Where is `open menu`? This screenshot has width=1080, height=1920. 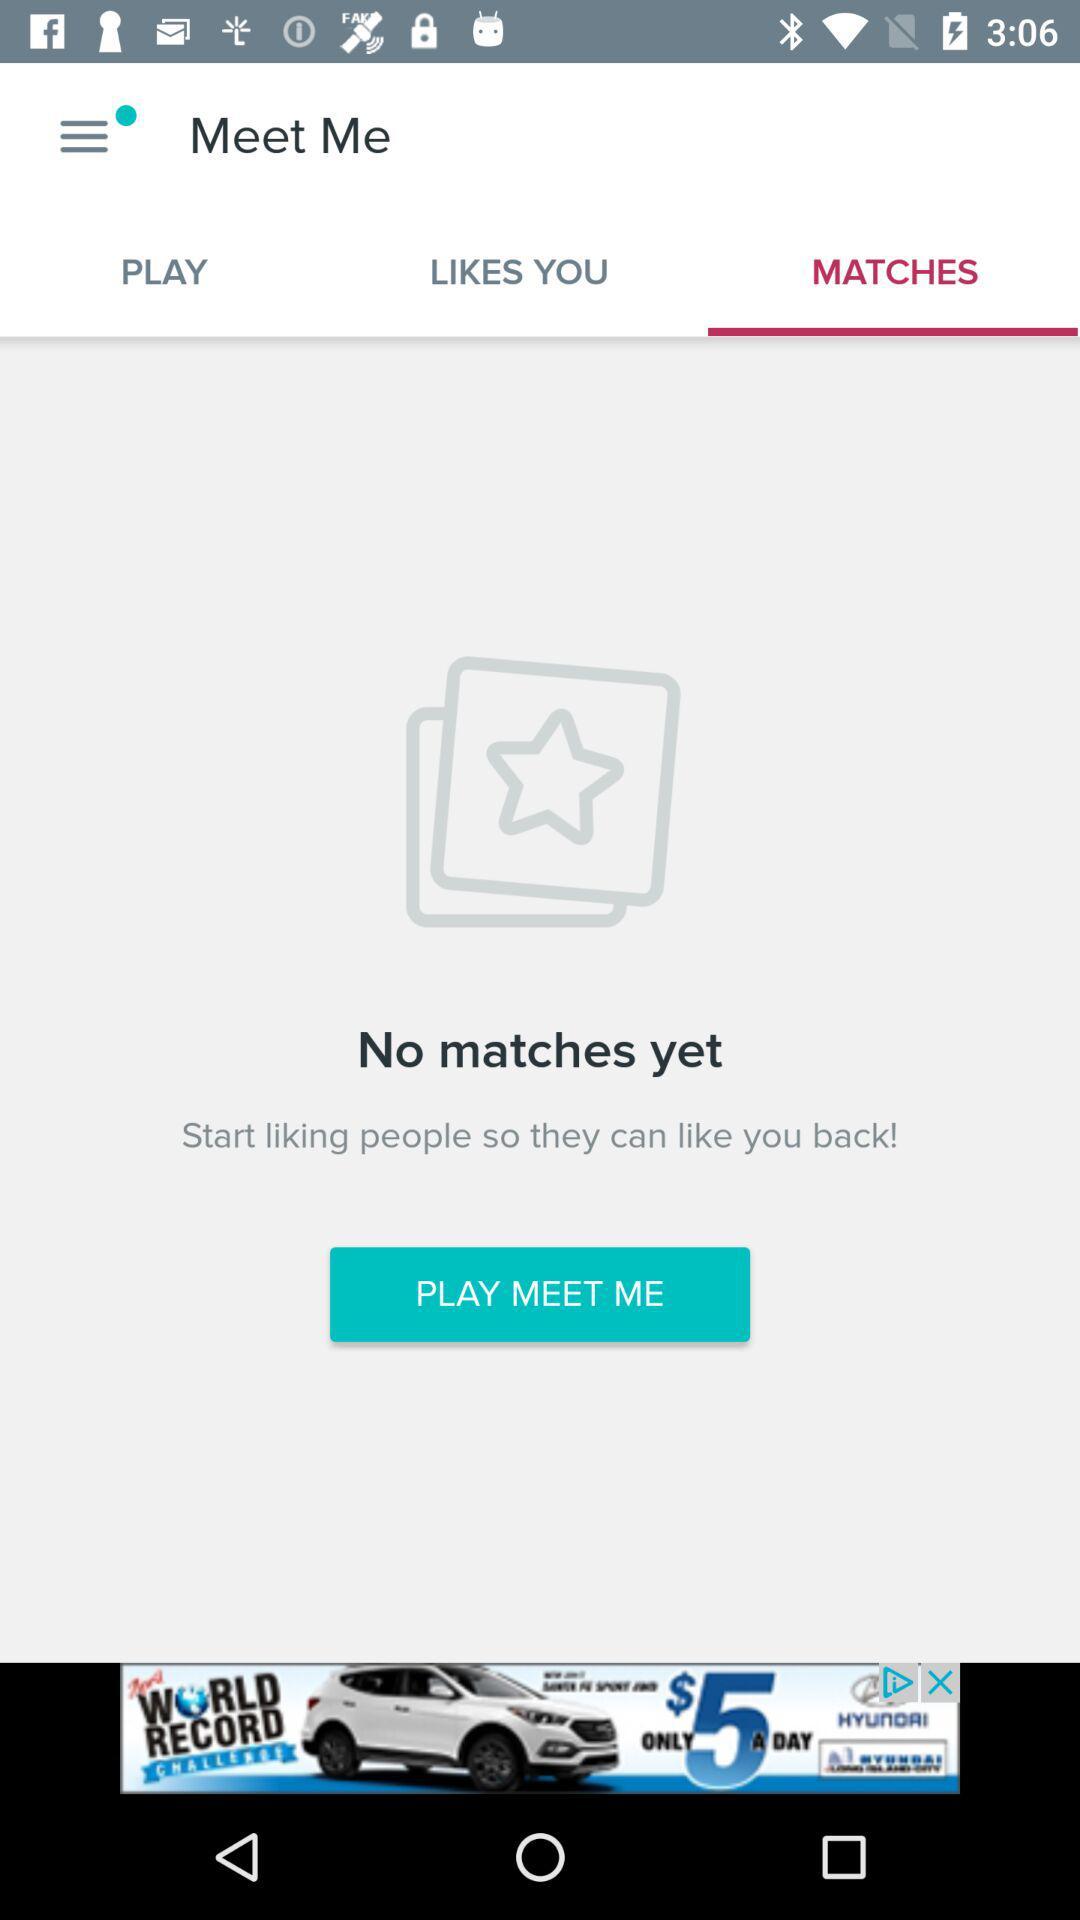
open menu is located at coordinates (83, 135).